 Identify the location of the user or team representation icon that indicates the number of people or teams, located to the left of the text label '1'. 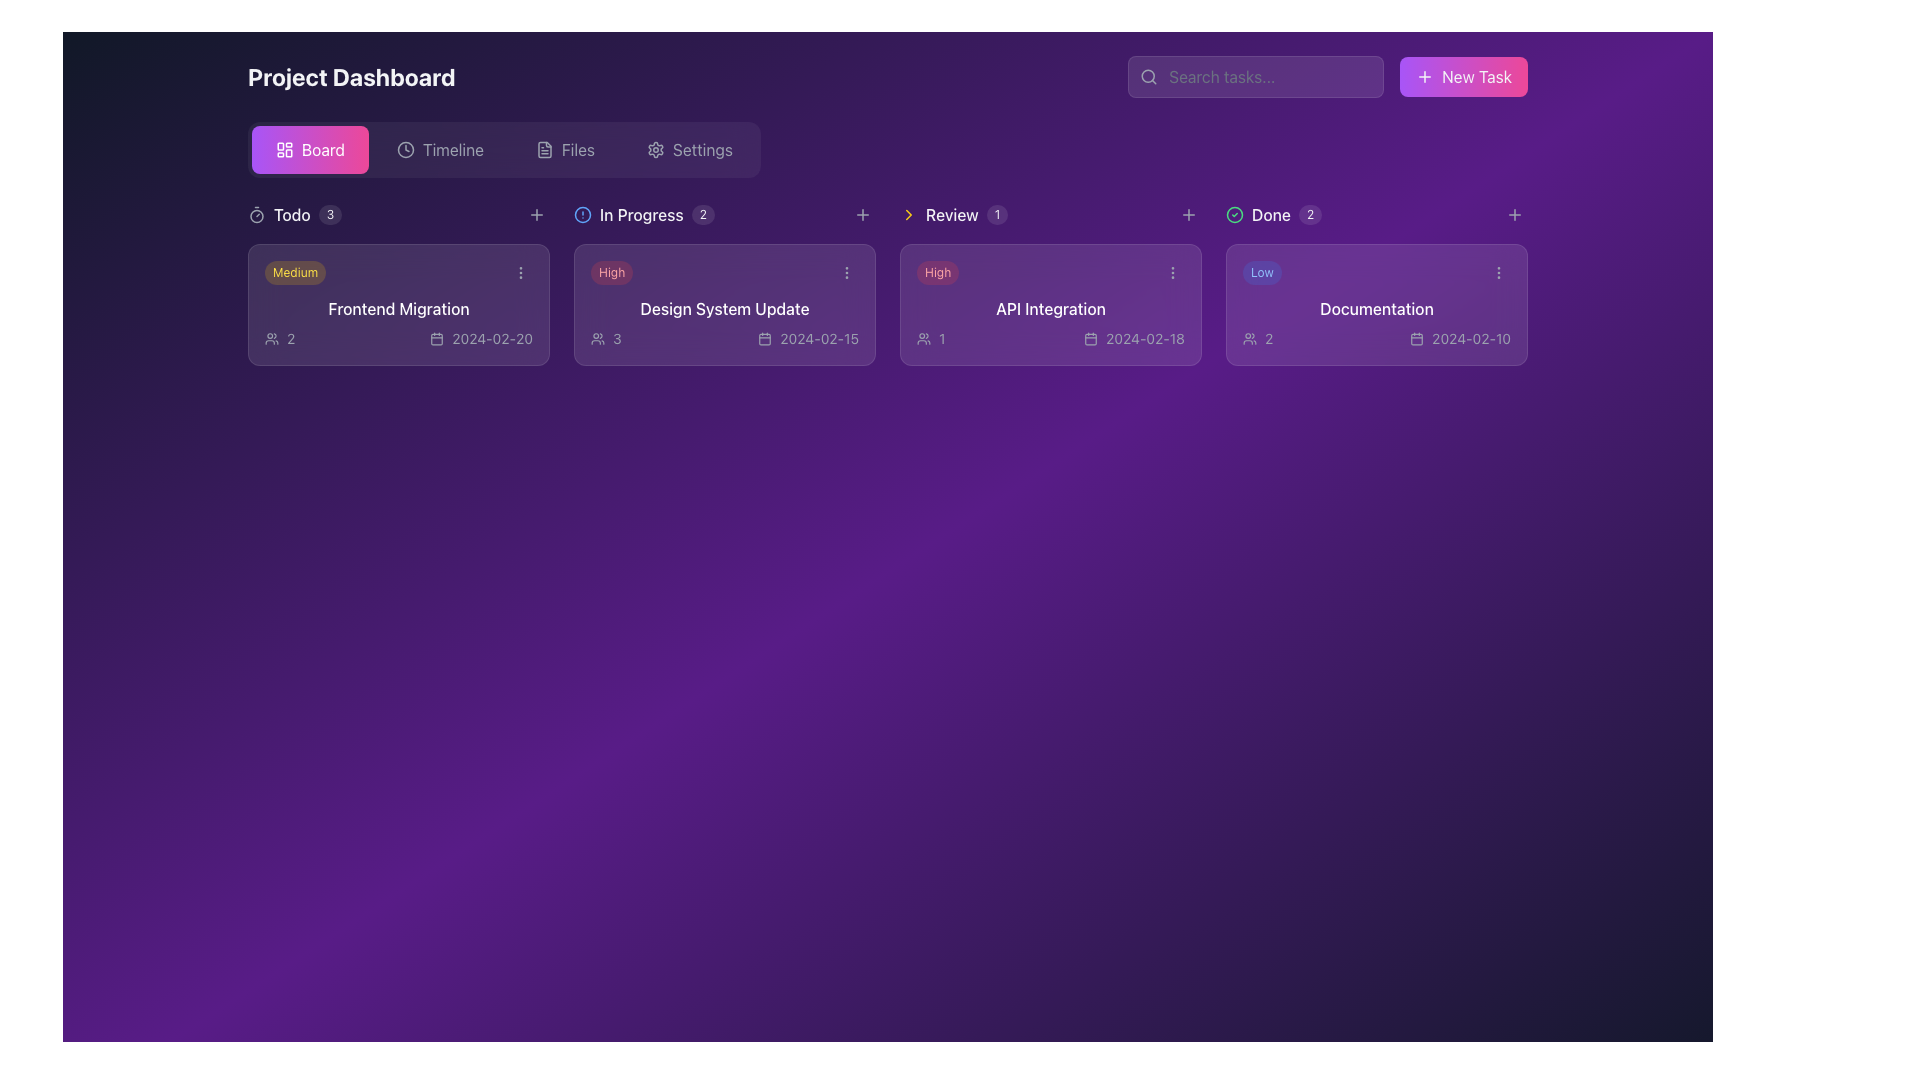
(923, 338).